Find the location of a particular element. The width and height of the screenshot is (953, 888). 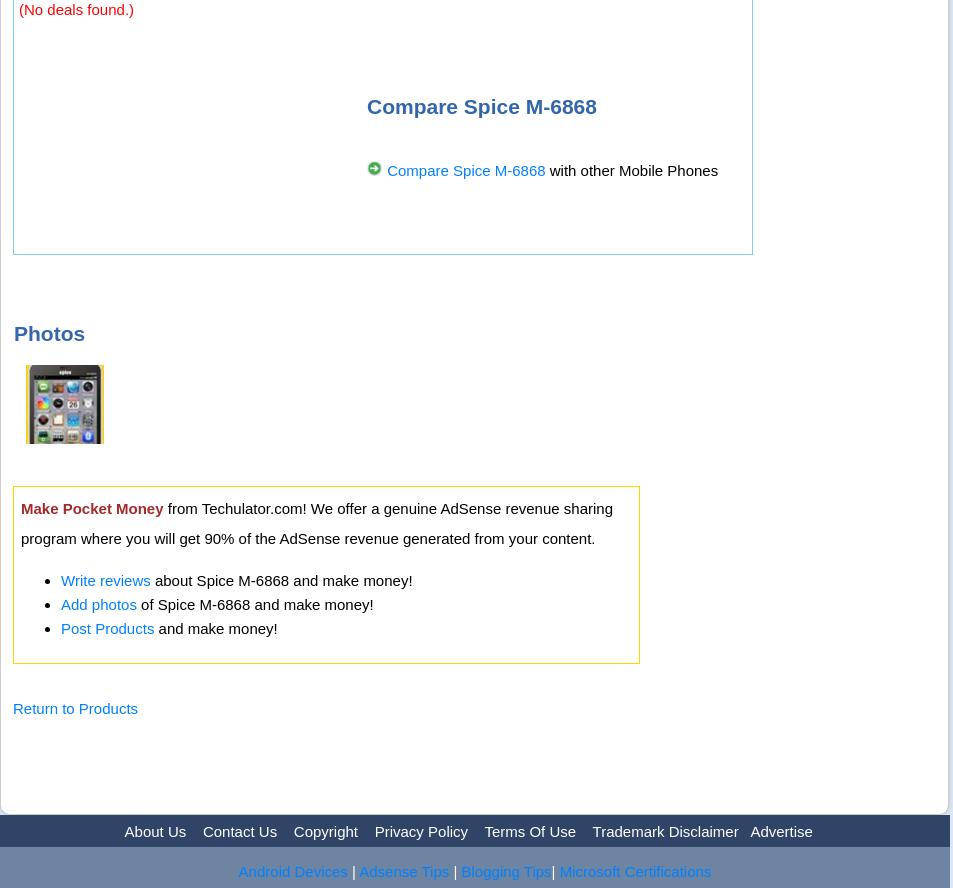

'Microsoft Certifications' is located at coordinates (559, 869).